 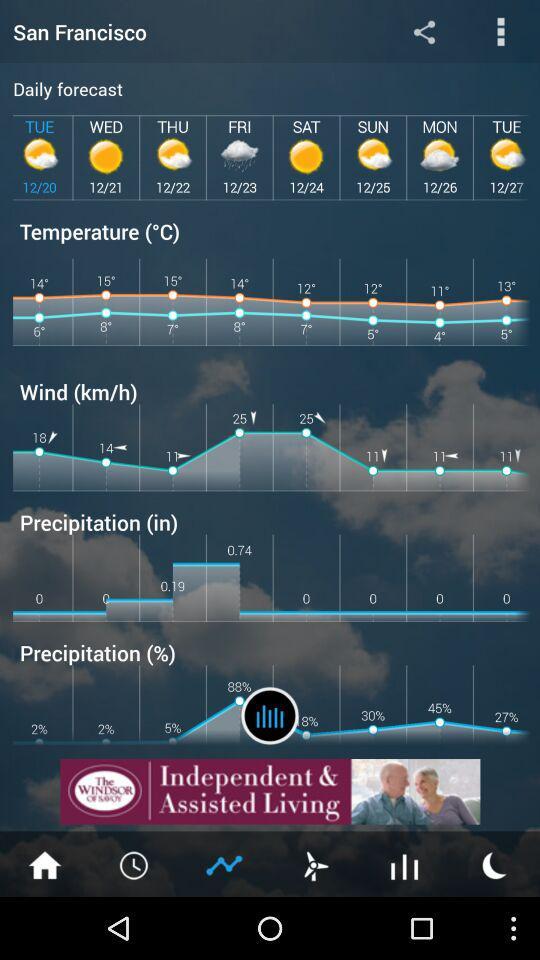 I want to click on the home icon, so click(x=44, y=925).